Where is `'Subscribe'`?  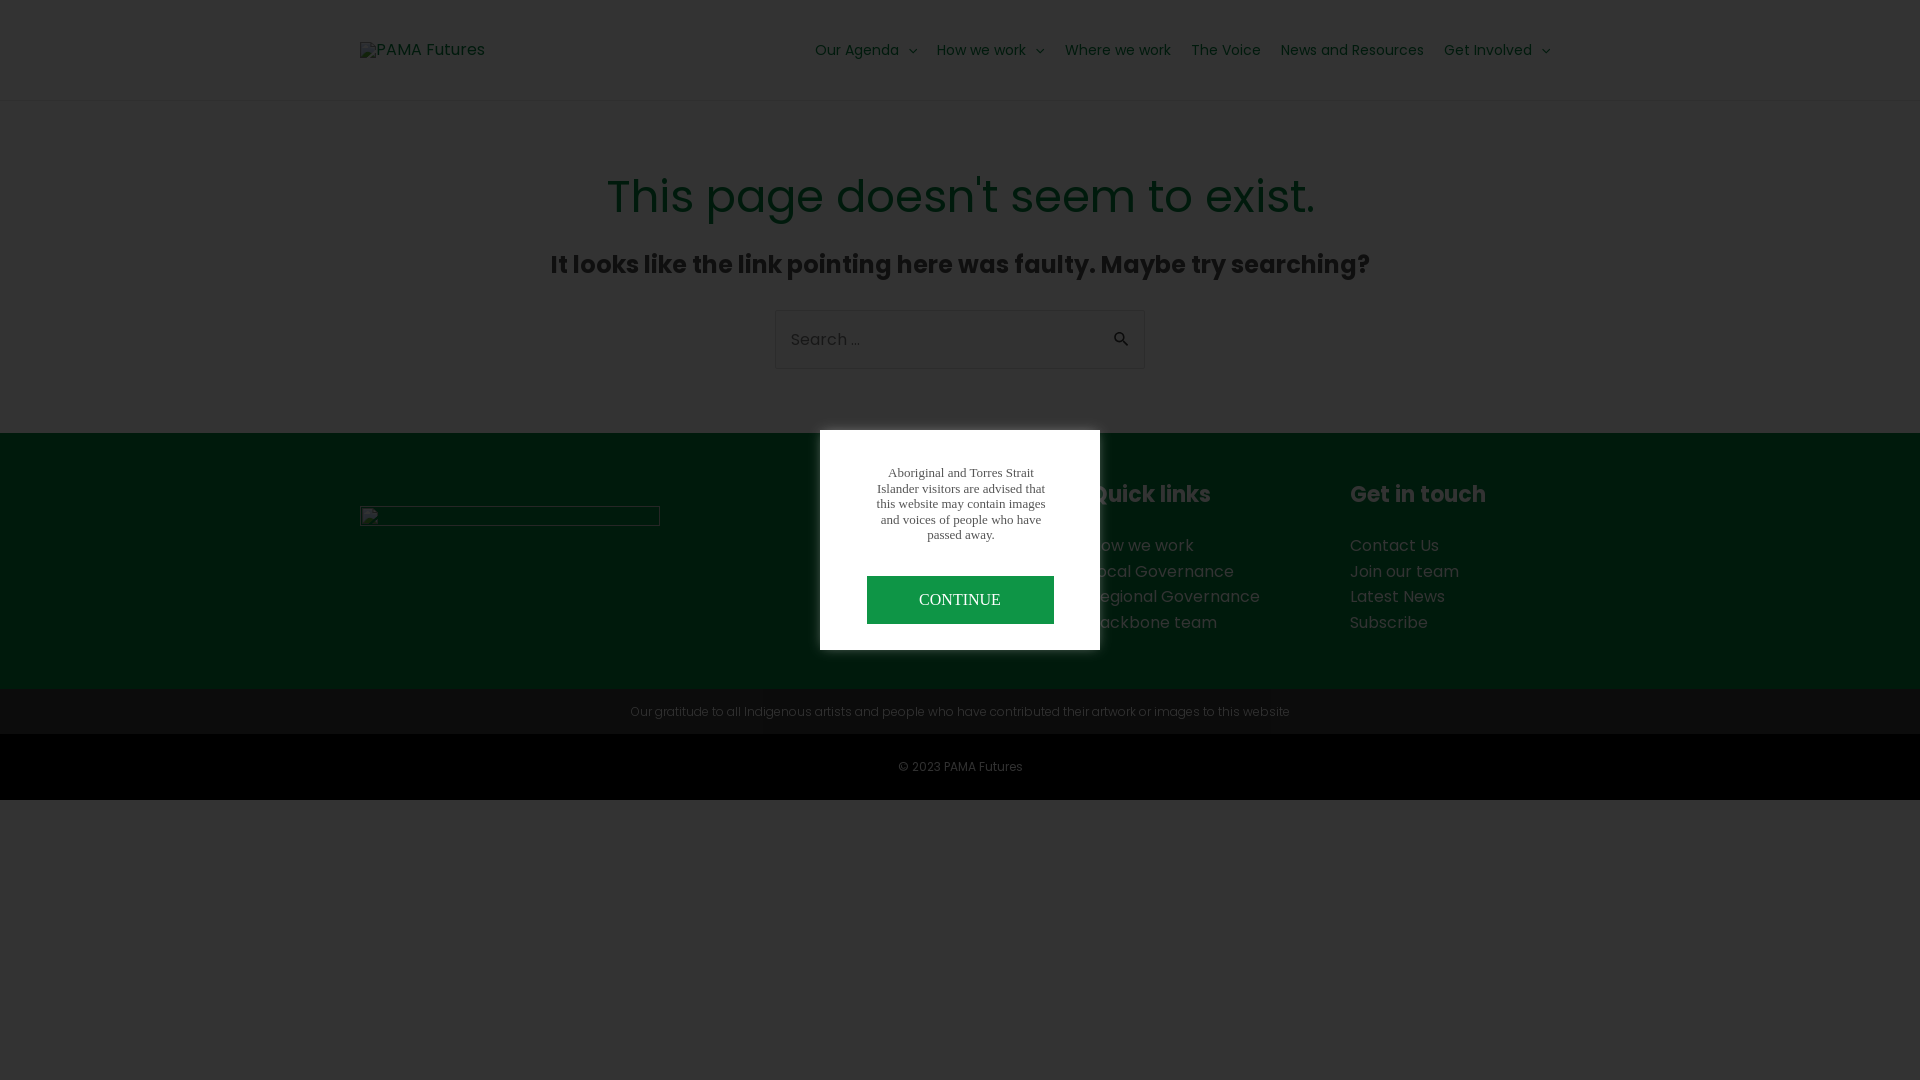
'Subscribe' is located at coordinates (1387, 621).